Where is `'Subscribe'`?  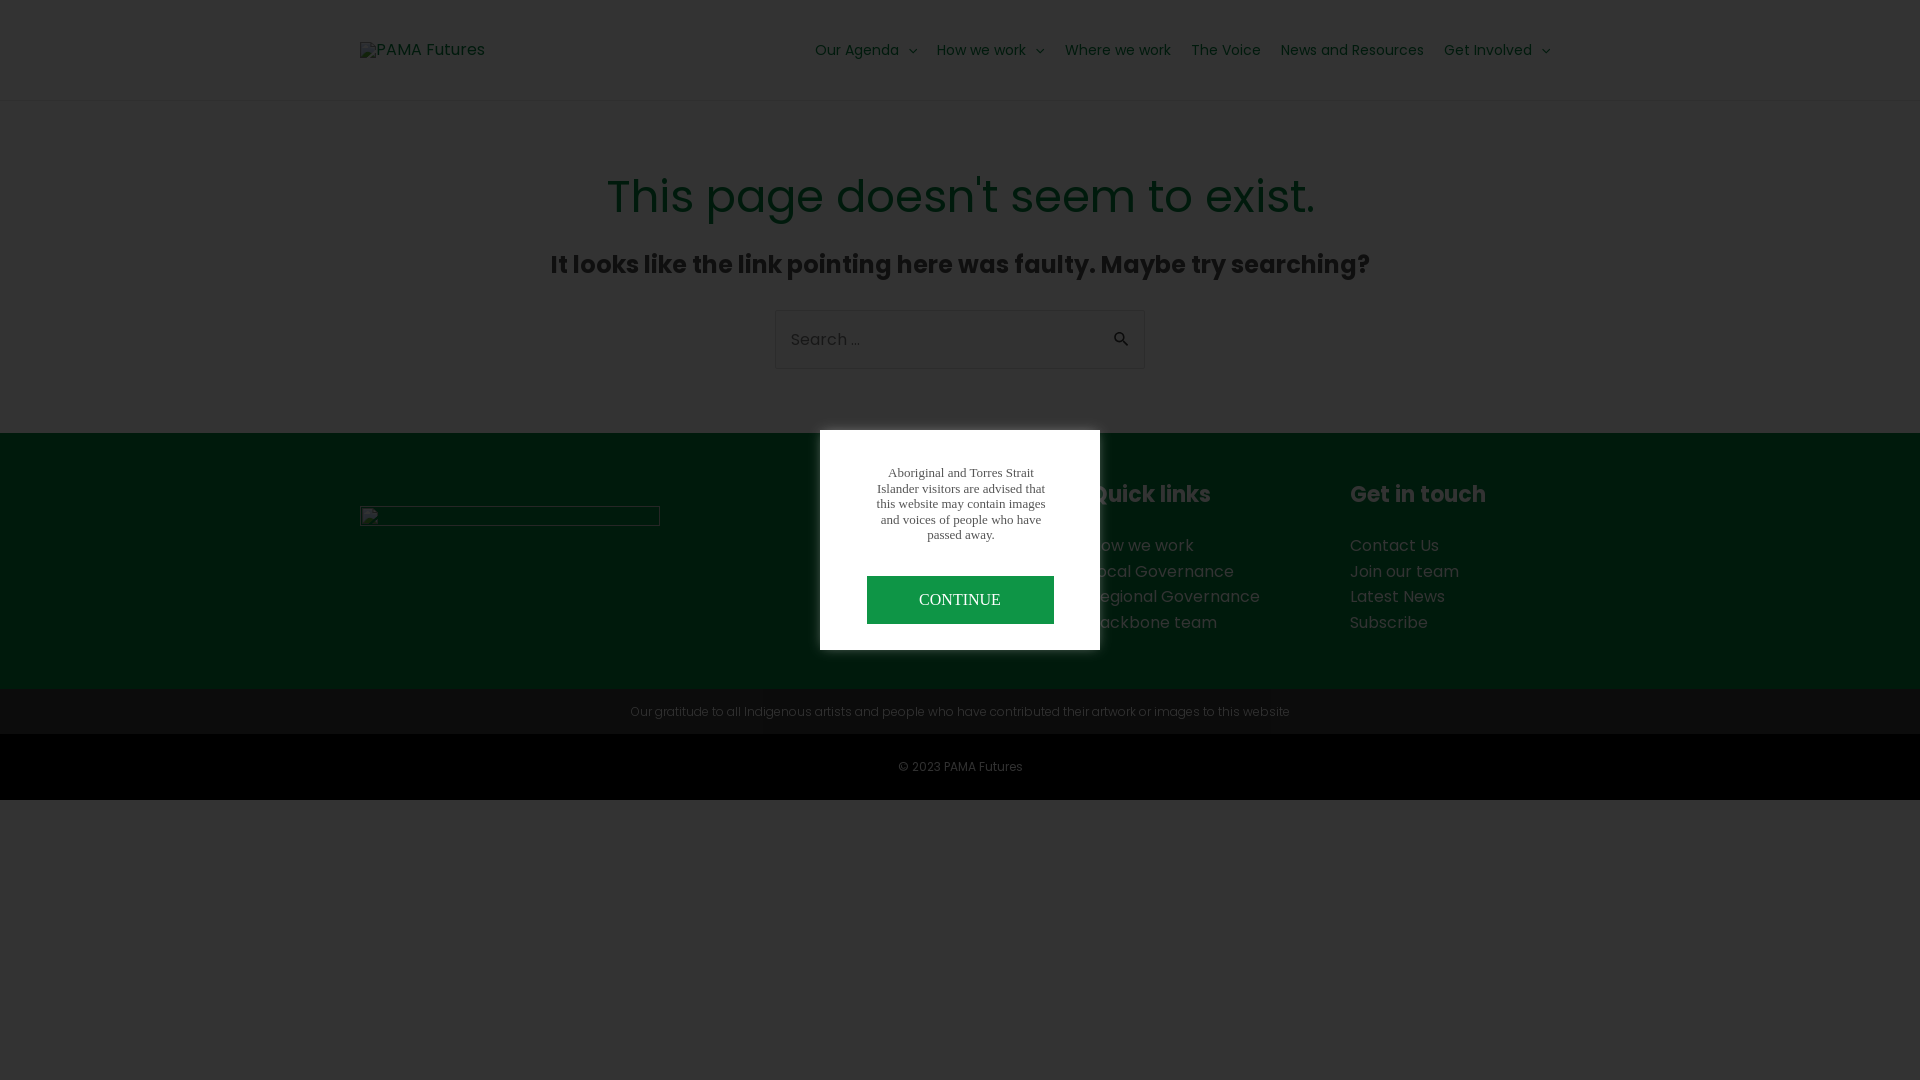
'Subscribe' is located at coordinates (1387, 621).